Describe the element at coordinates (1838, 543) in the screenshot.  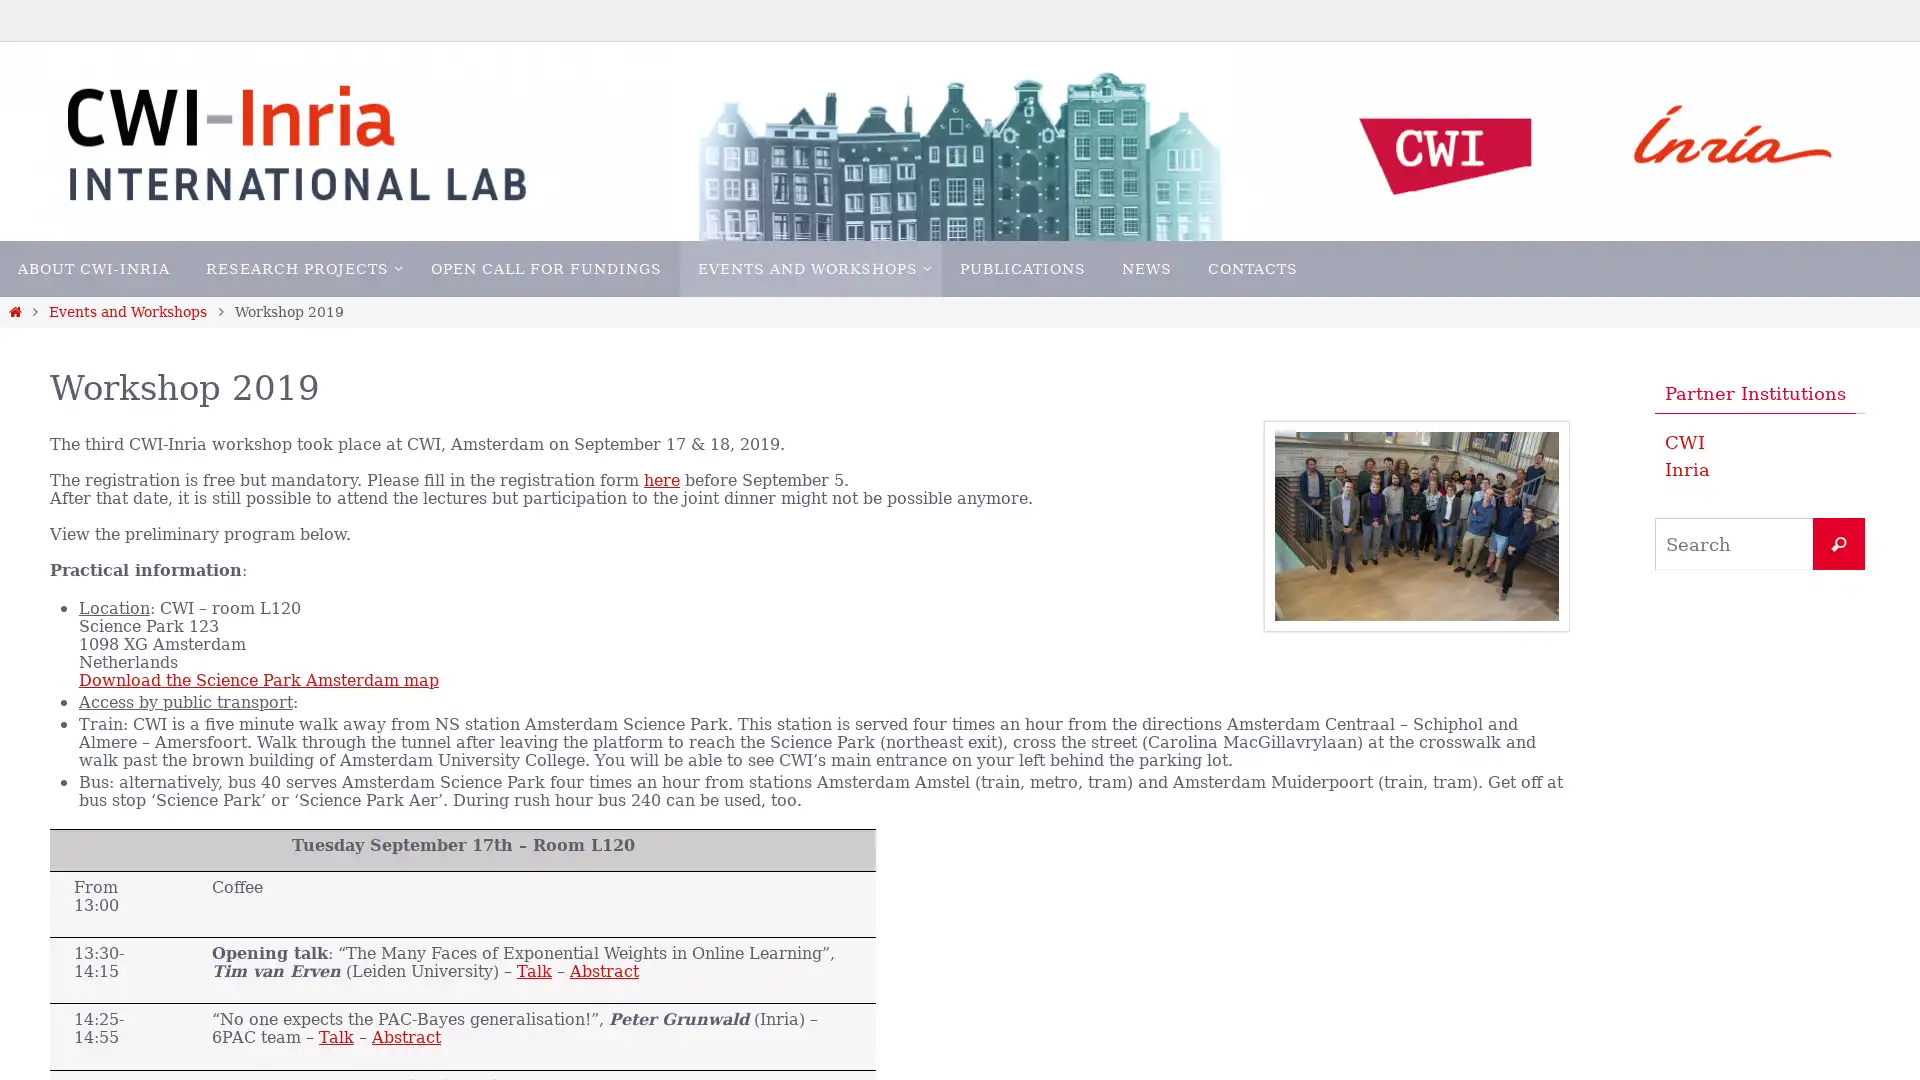
I see `Search` at that location.